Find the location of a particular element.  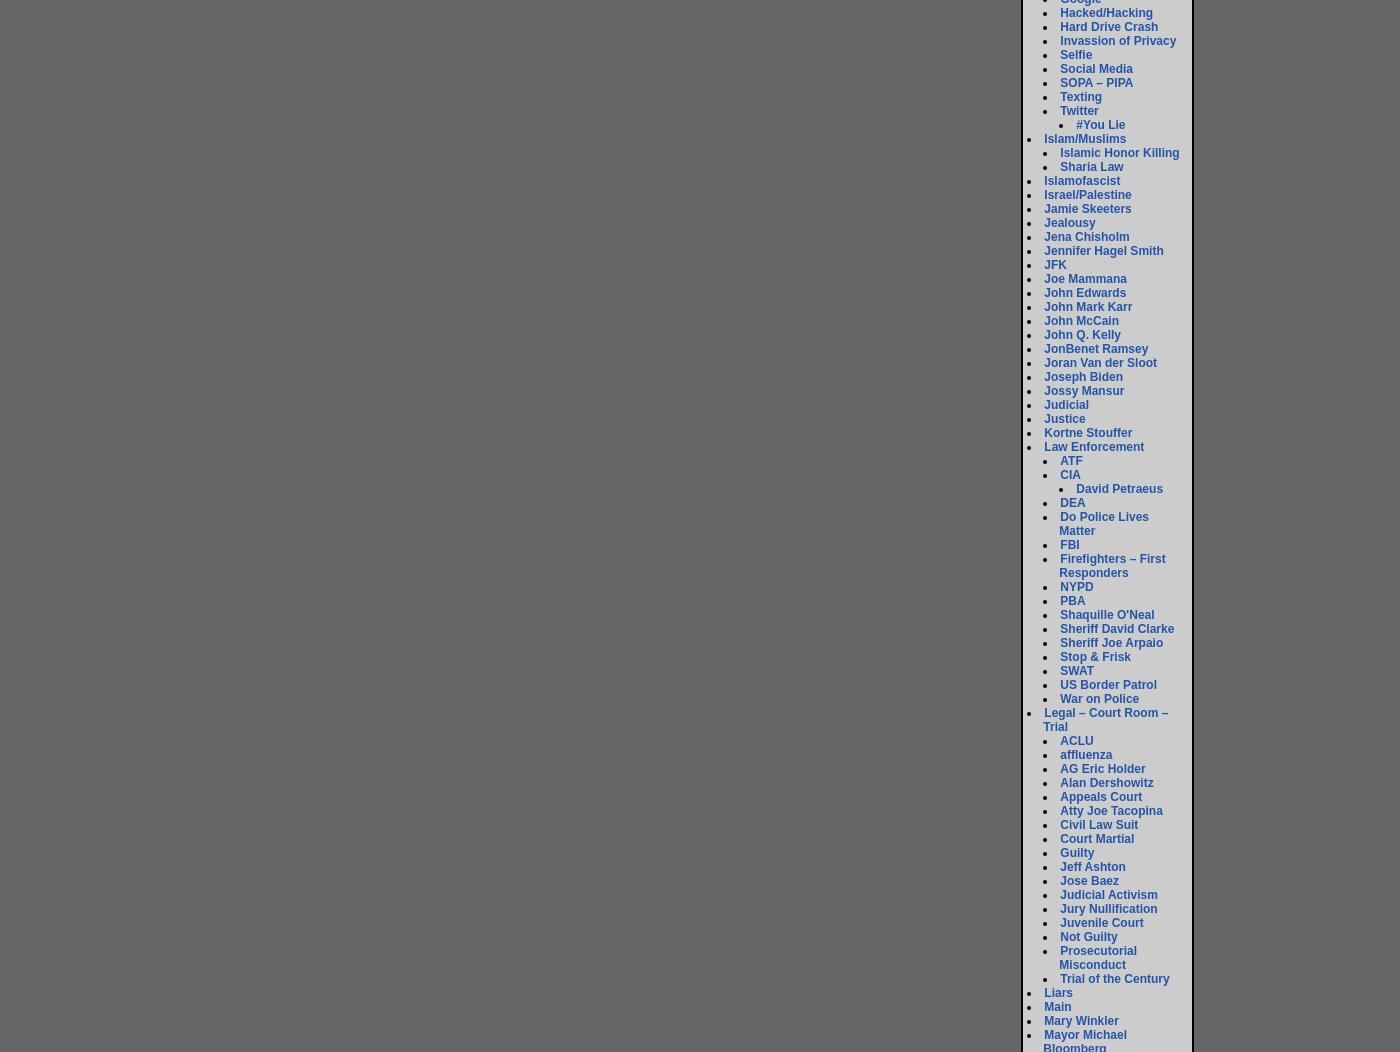

'Jealousy' is located at coordinates (1069, 222).